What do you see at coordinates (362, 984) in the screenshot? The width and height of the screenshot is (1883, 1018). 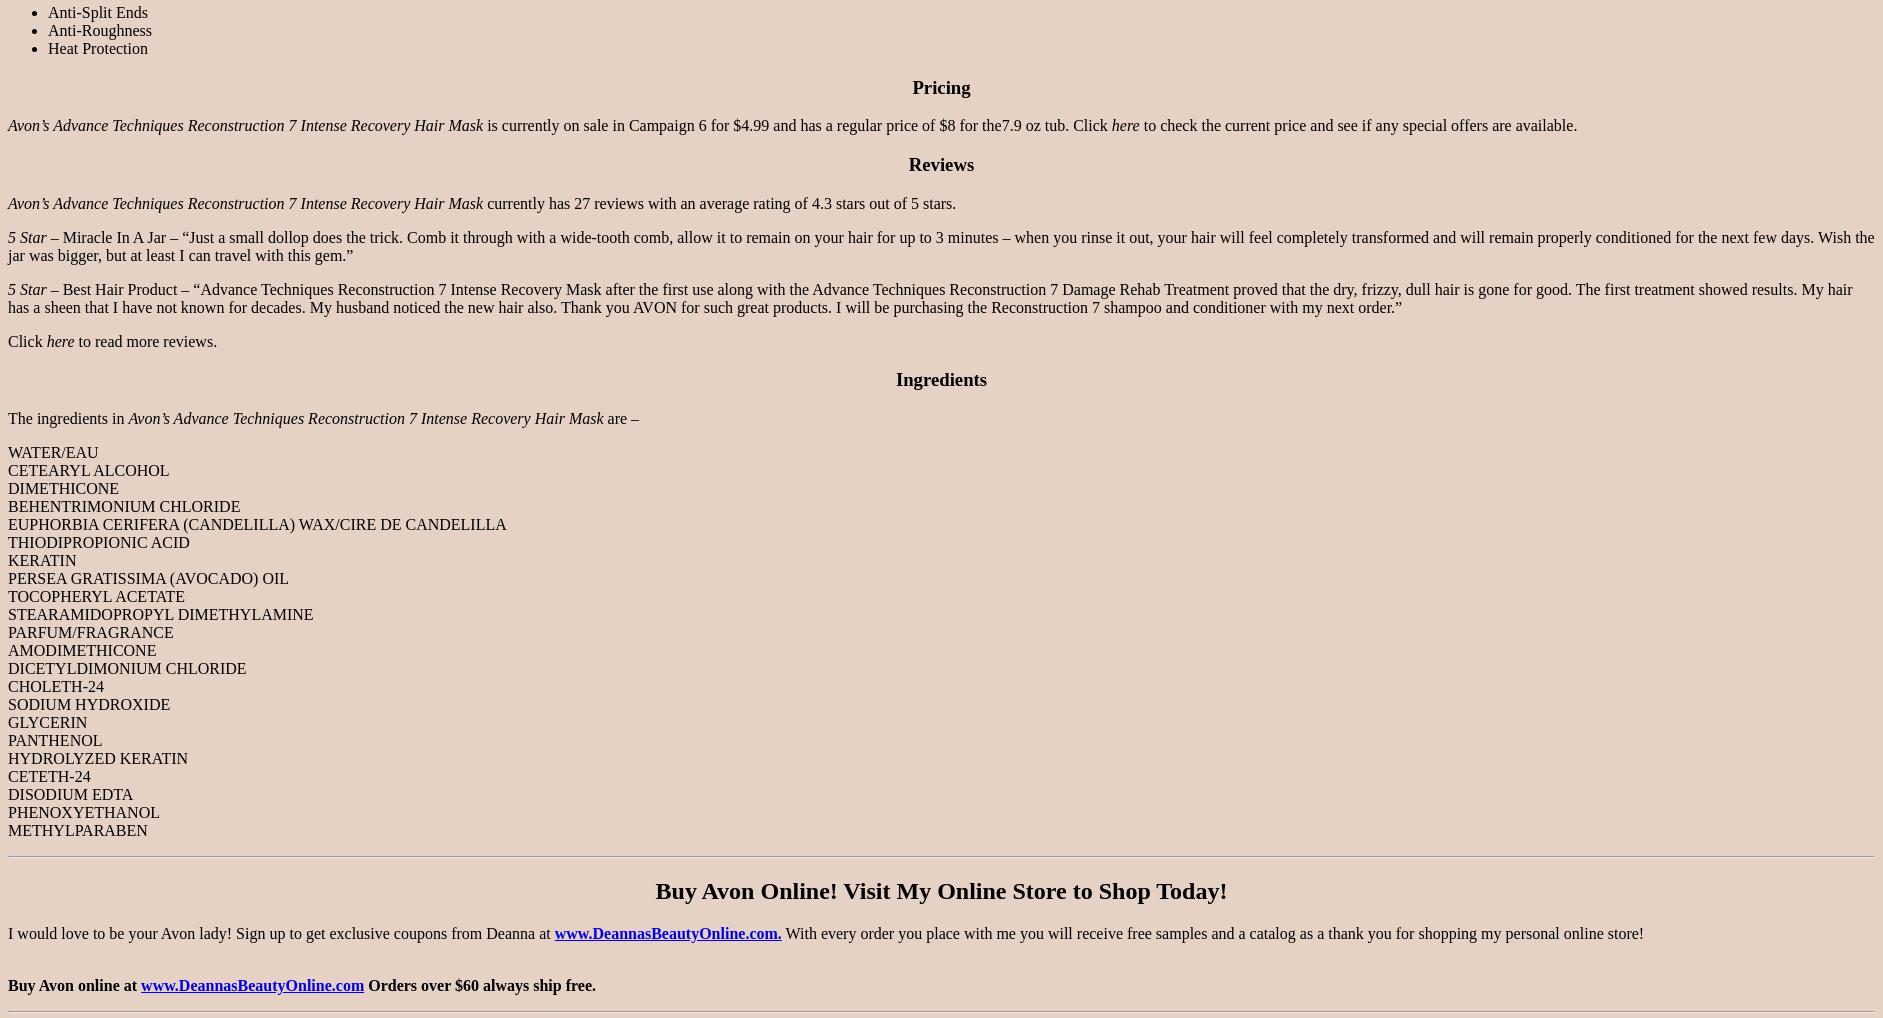 I see `'Orders over $60 always ship free.'` at bounding box center [362, 984].